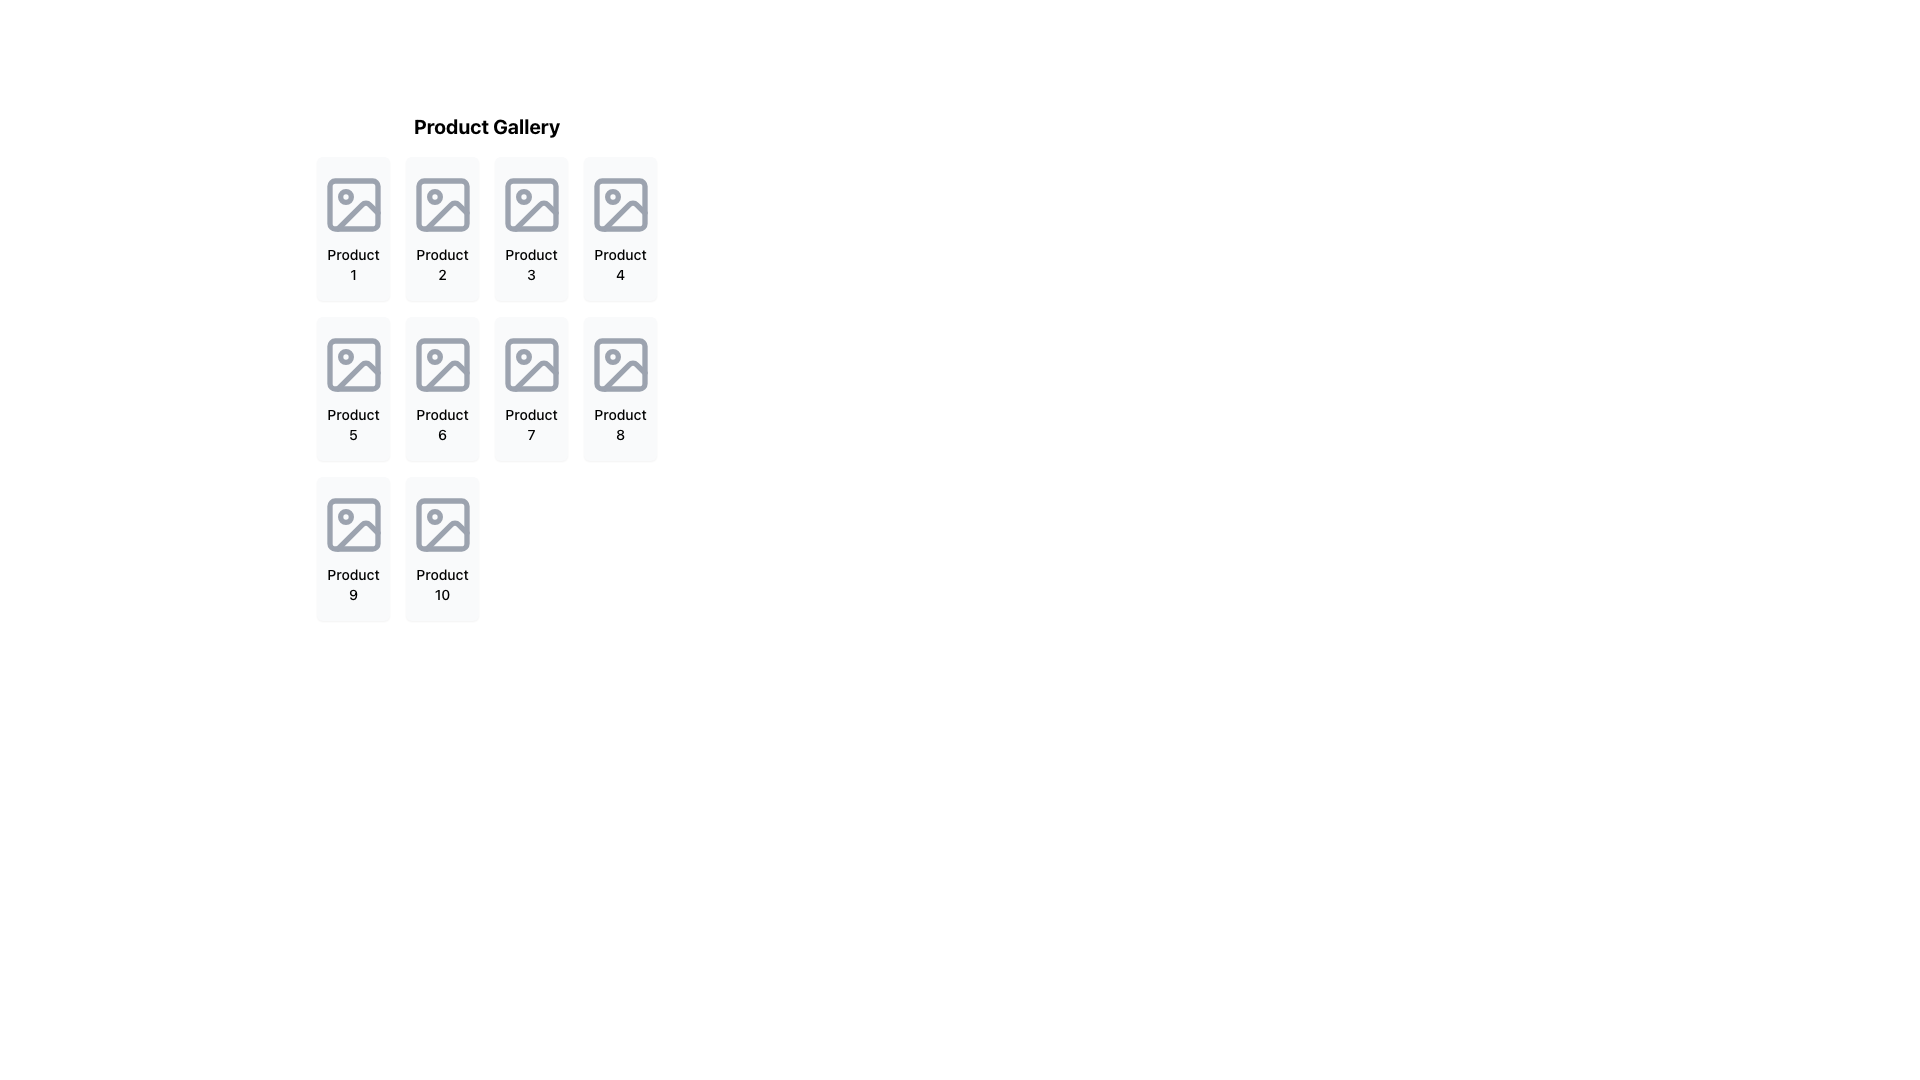 The image size is (1920, 1080). I want to click on the icon located at the center of the 'Product 1' card in the gallery, which features a line-drawn image symbol in gray color, so click(353, 204).